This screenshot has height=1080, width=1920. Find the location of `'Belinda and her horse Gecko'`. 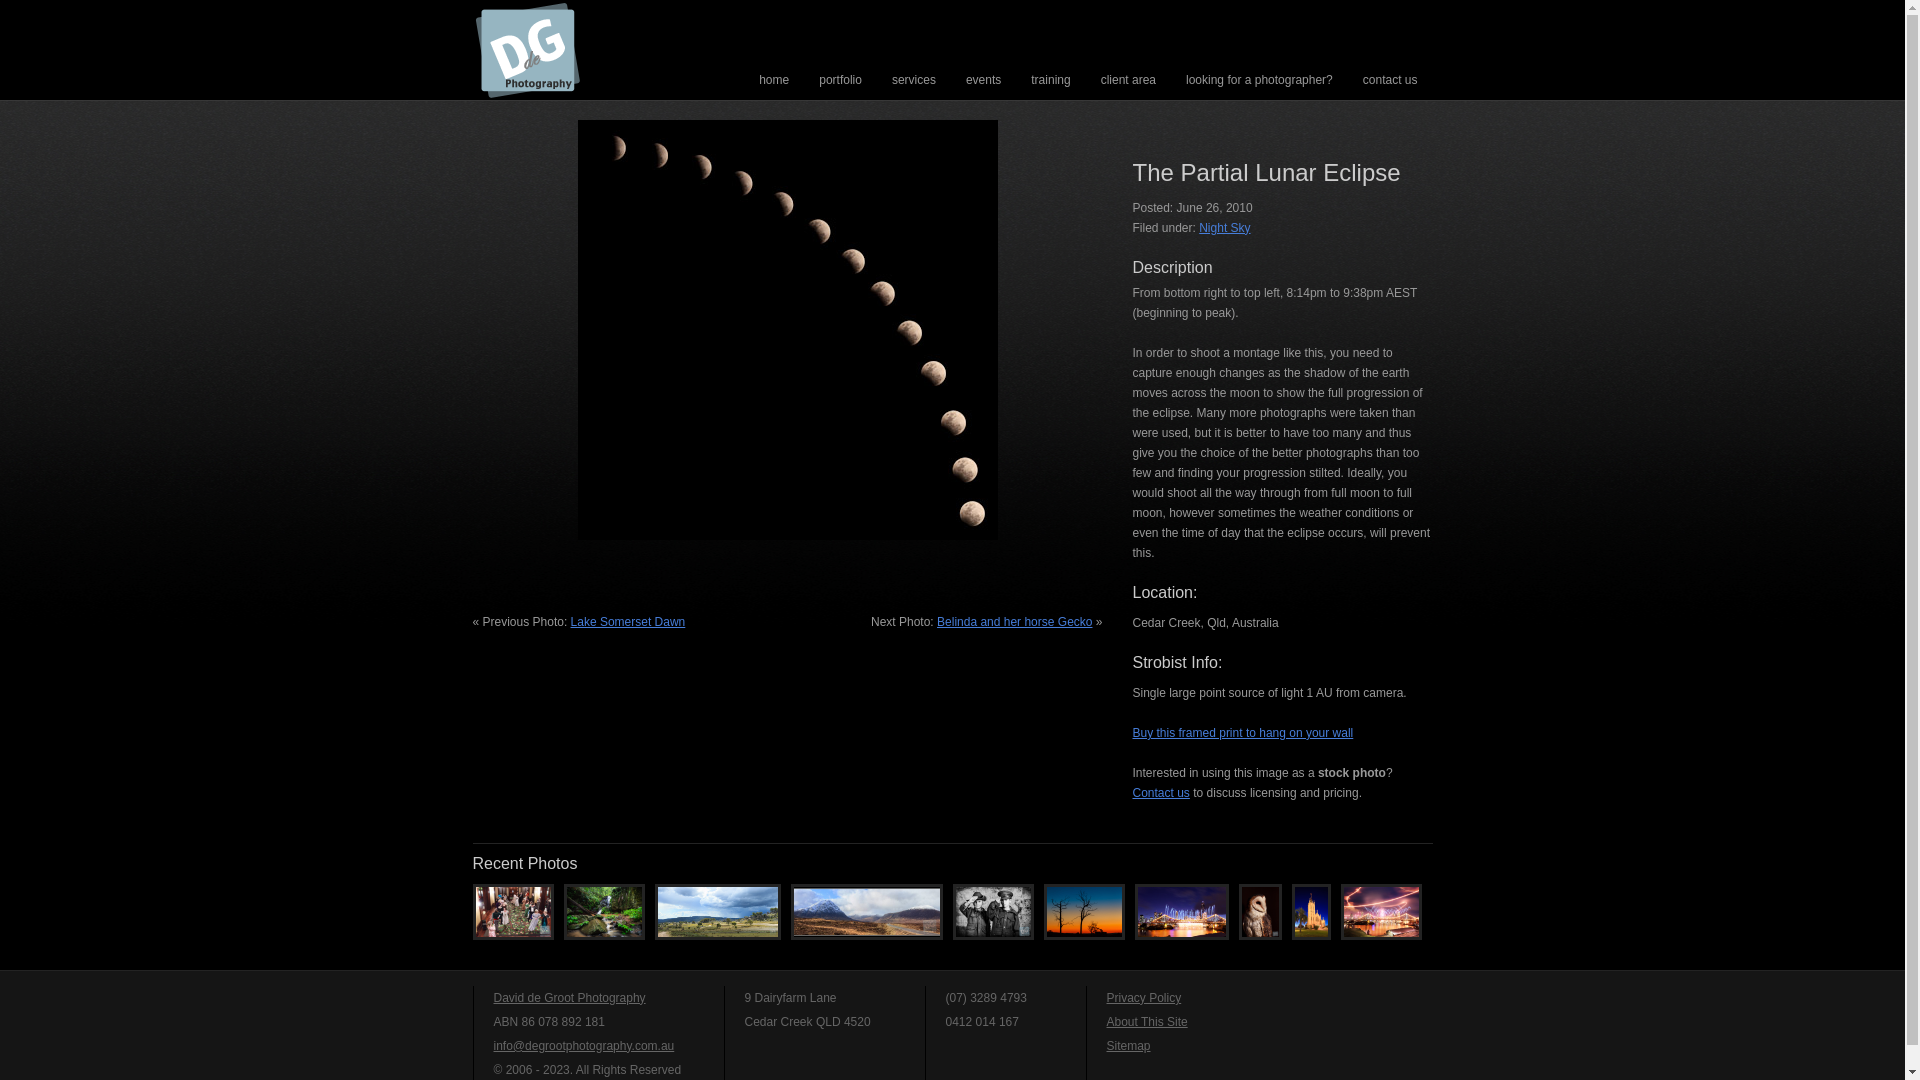

'Belinda and her horse Gecko' is located at coordinates (1014, 620).